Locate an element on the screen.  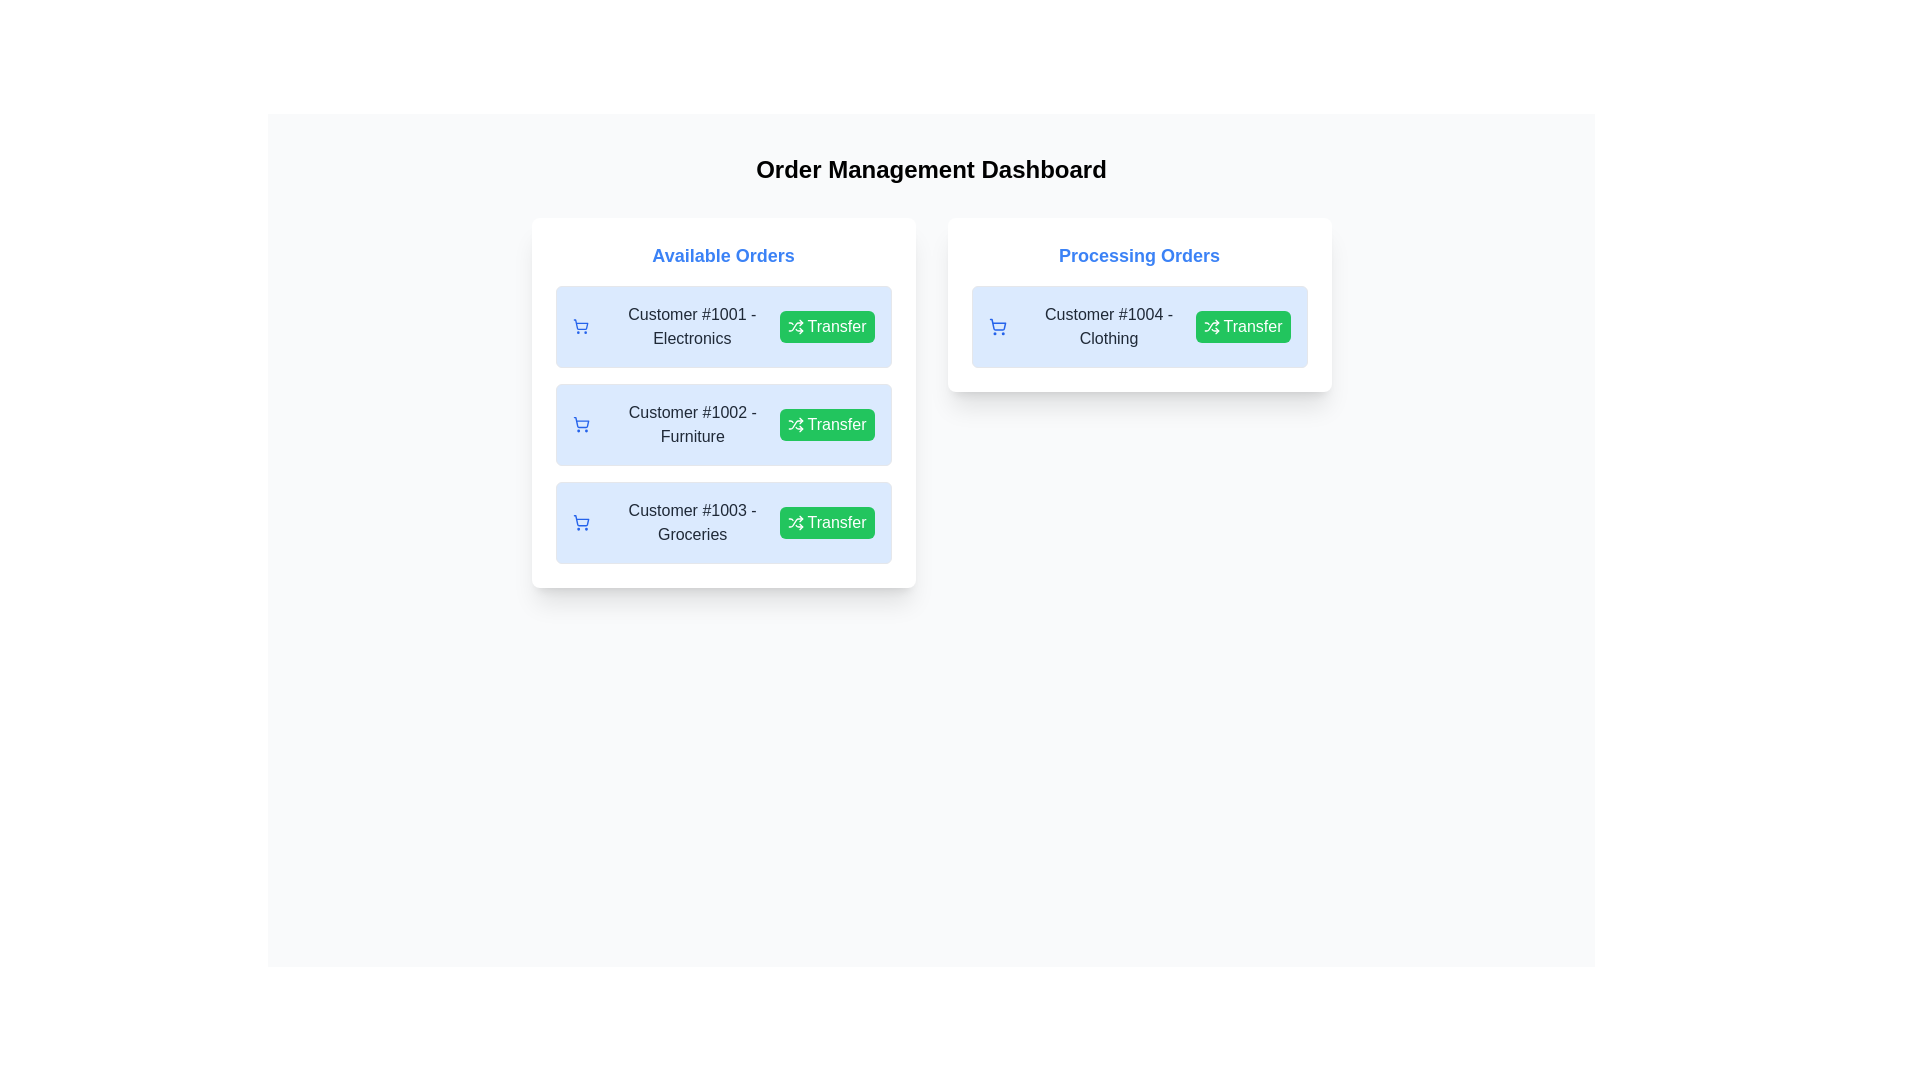
'Customer #1002 - Furniture' text and icon display component located in the 'Available Orders' section, which is the second item in a vertical list of orders is located at coordinates (676, 423).